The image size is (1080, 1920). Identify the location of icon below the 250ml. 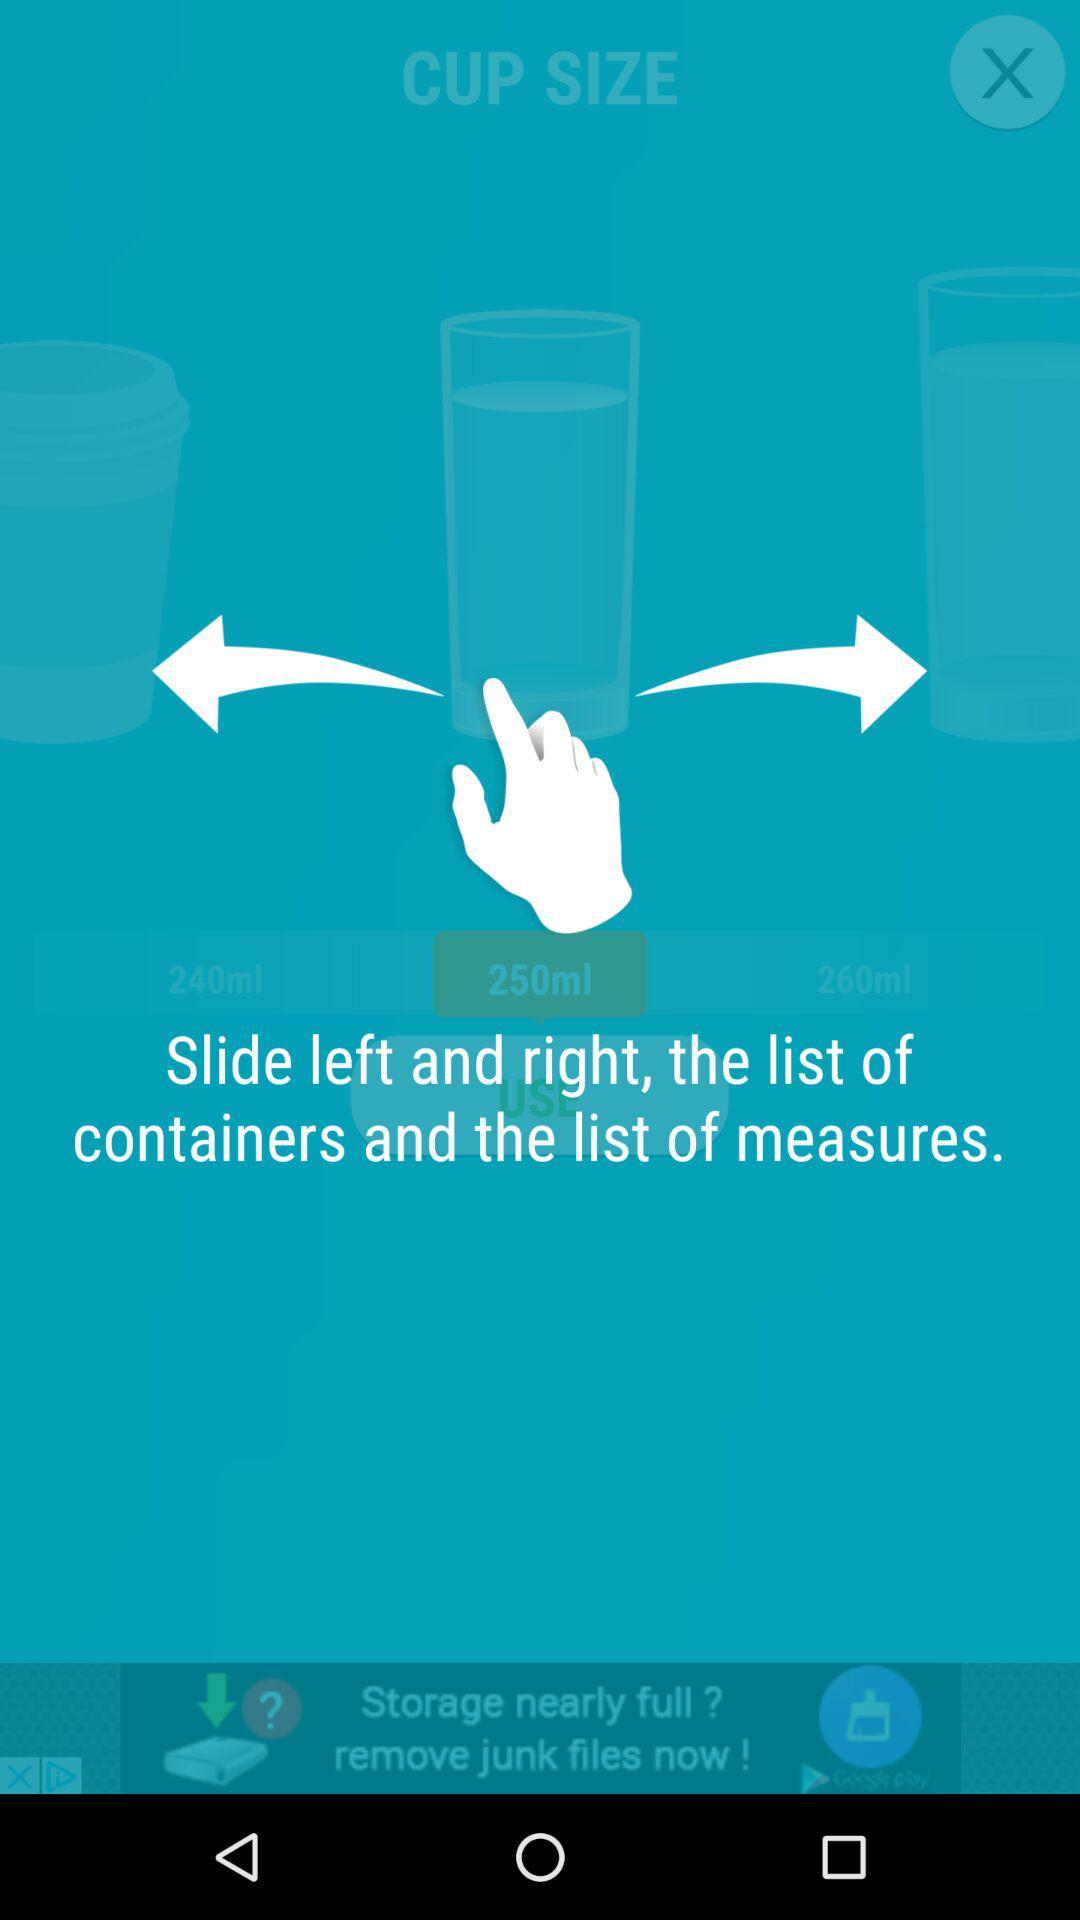
(538, 1095).